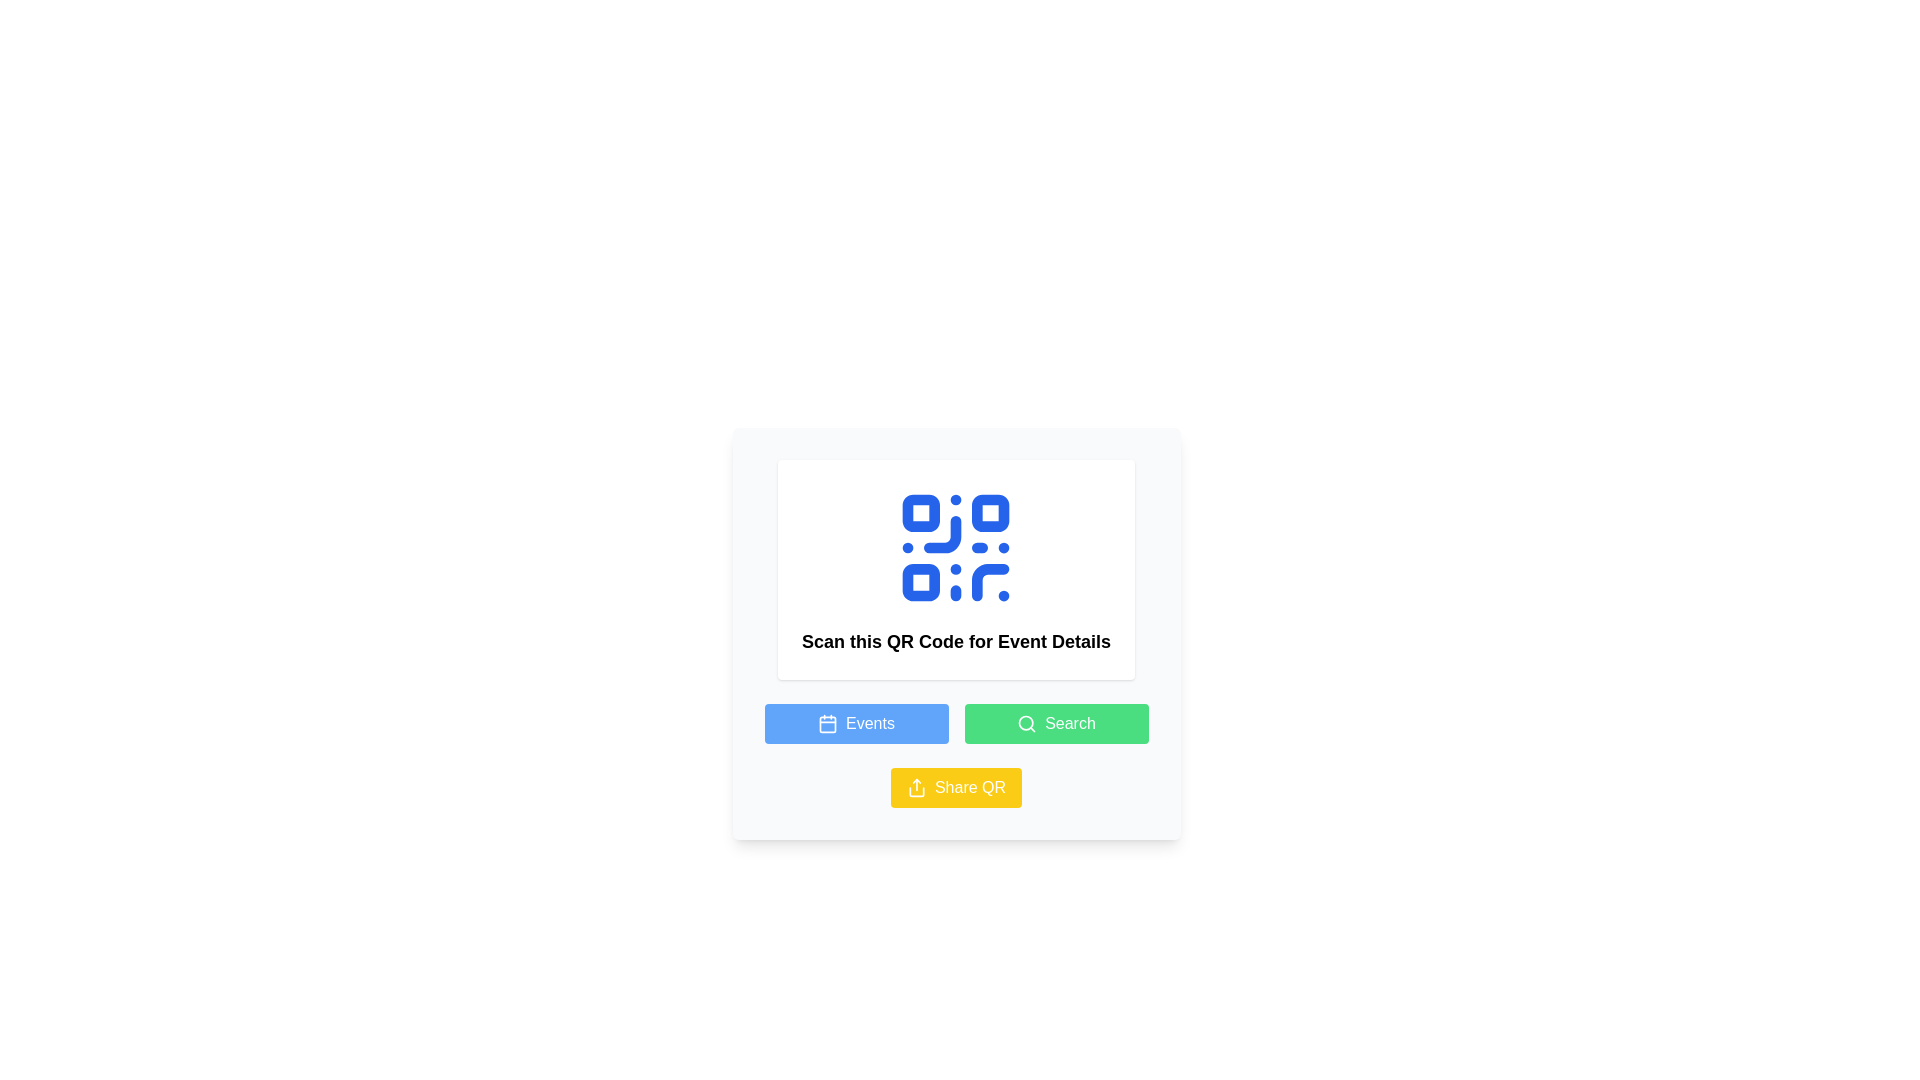  What do you see at coordinates (920, 582) in the screenshot?
I see `the small square with rounded corners and a blue fill located at the bottom left corner of the QR code icon` at bounding box center [920, 582].